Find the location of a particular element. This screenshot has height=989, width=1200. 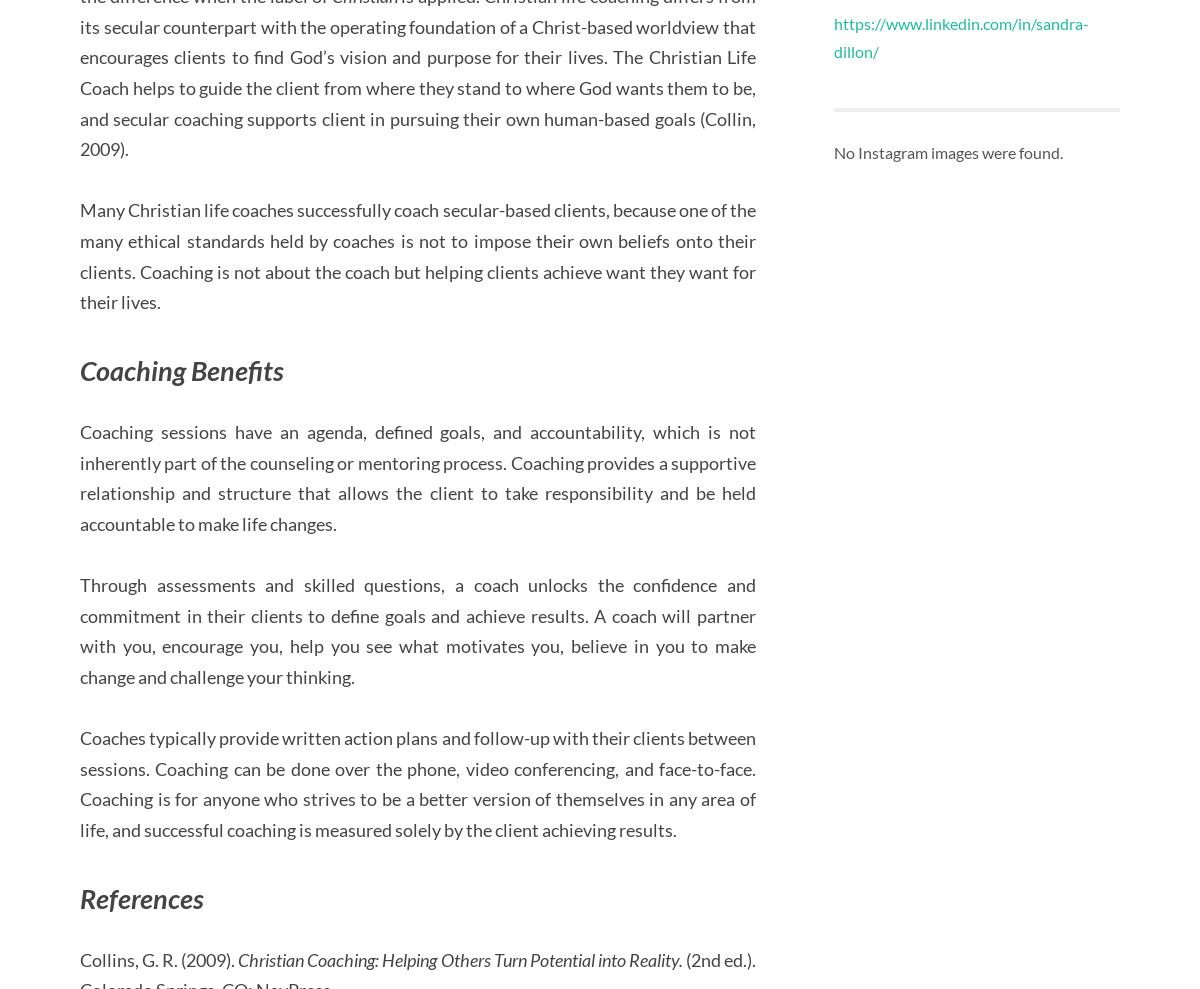

'Through assessments and skilled questions, a coach unlocks the confidence and commitment in their clients to define goals and achieve results. A coach will partner with you, encourage you, help you see what motivates you, believe in you to make change and challenge your thinking.' is located at coordinates (417, 630).